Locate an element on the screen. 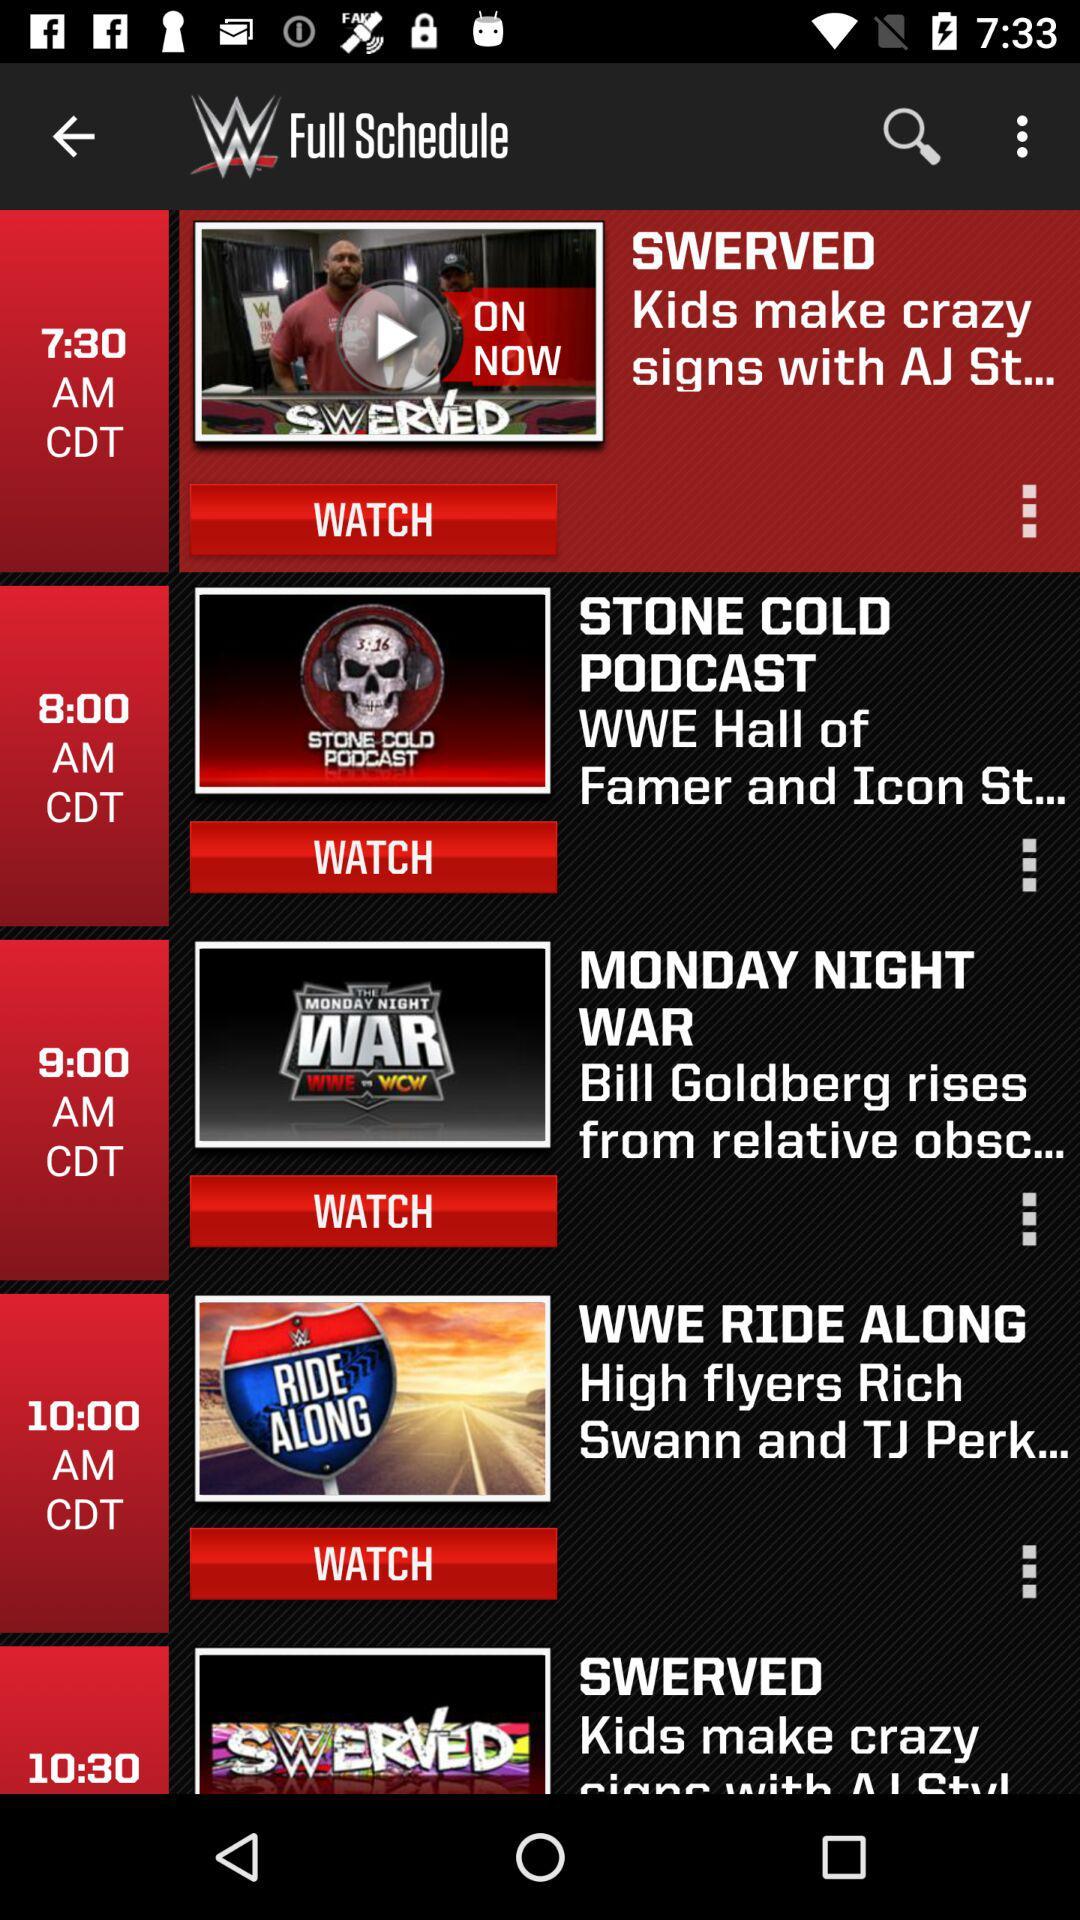 The image size is (1080, 1920). the monday night war item is located at coordinates (823, 996).